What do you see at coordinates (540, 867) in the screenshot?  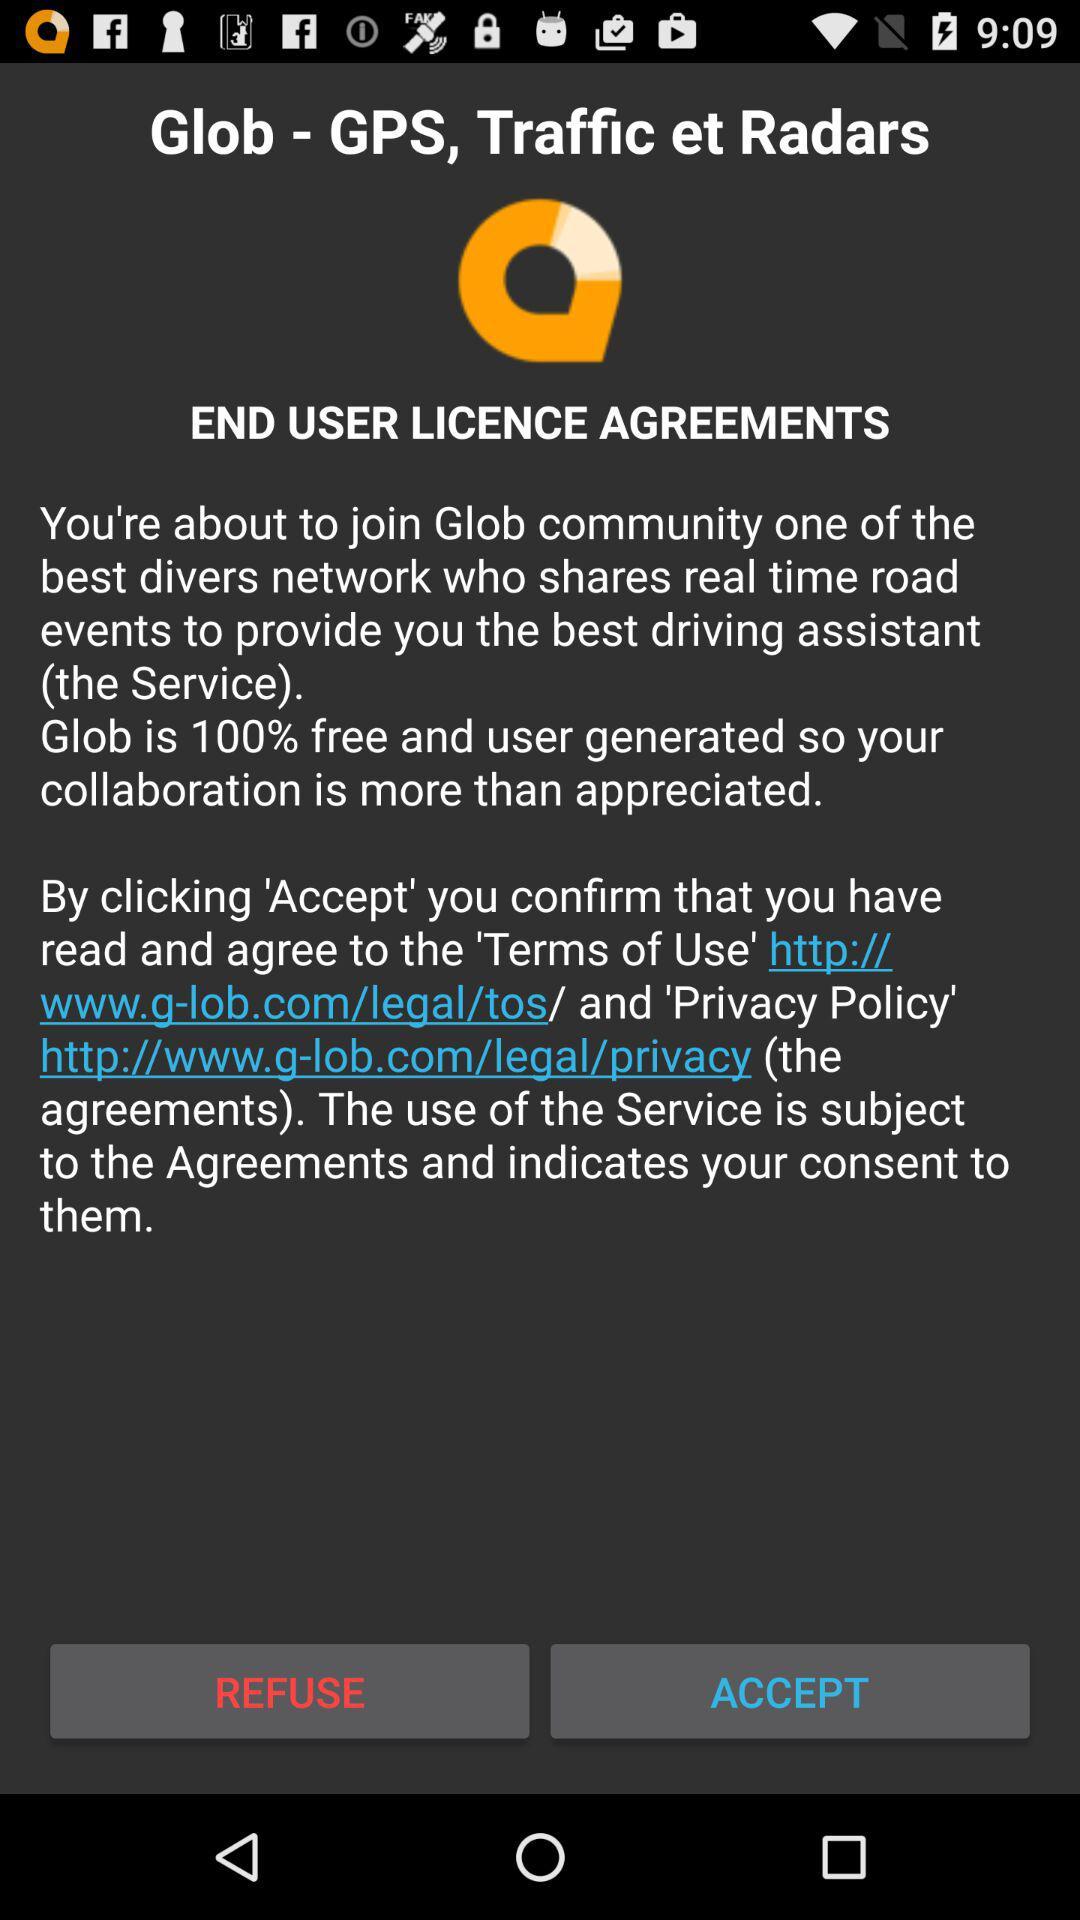 I see `the item at the center` at bounding box center [540, 867].